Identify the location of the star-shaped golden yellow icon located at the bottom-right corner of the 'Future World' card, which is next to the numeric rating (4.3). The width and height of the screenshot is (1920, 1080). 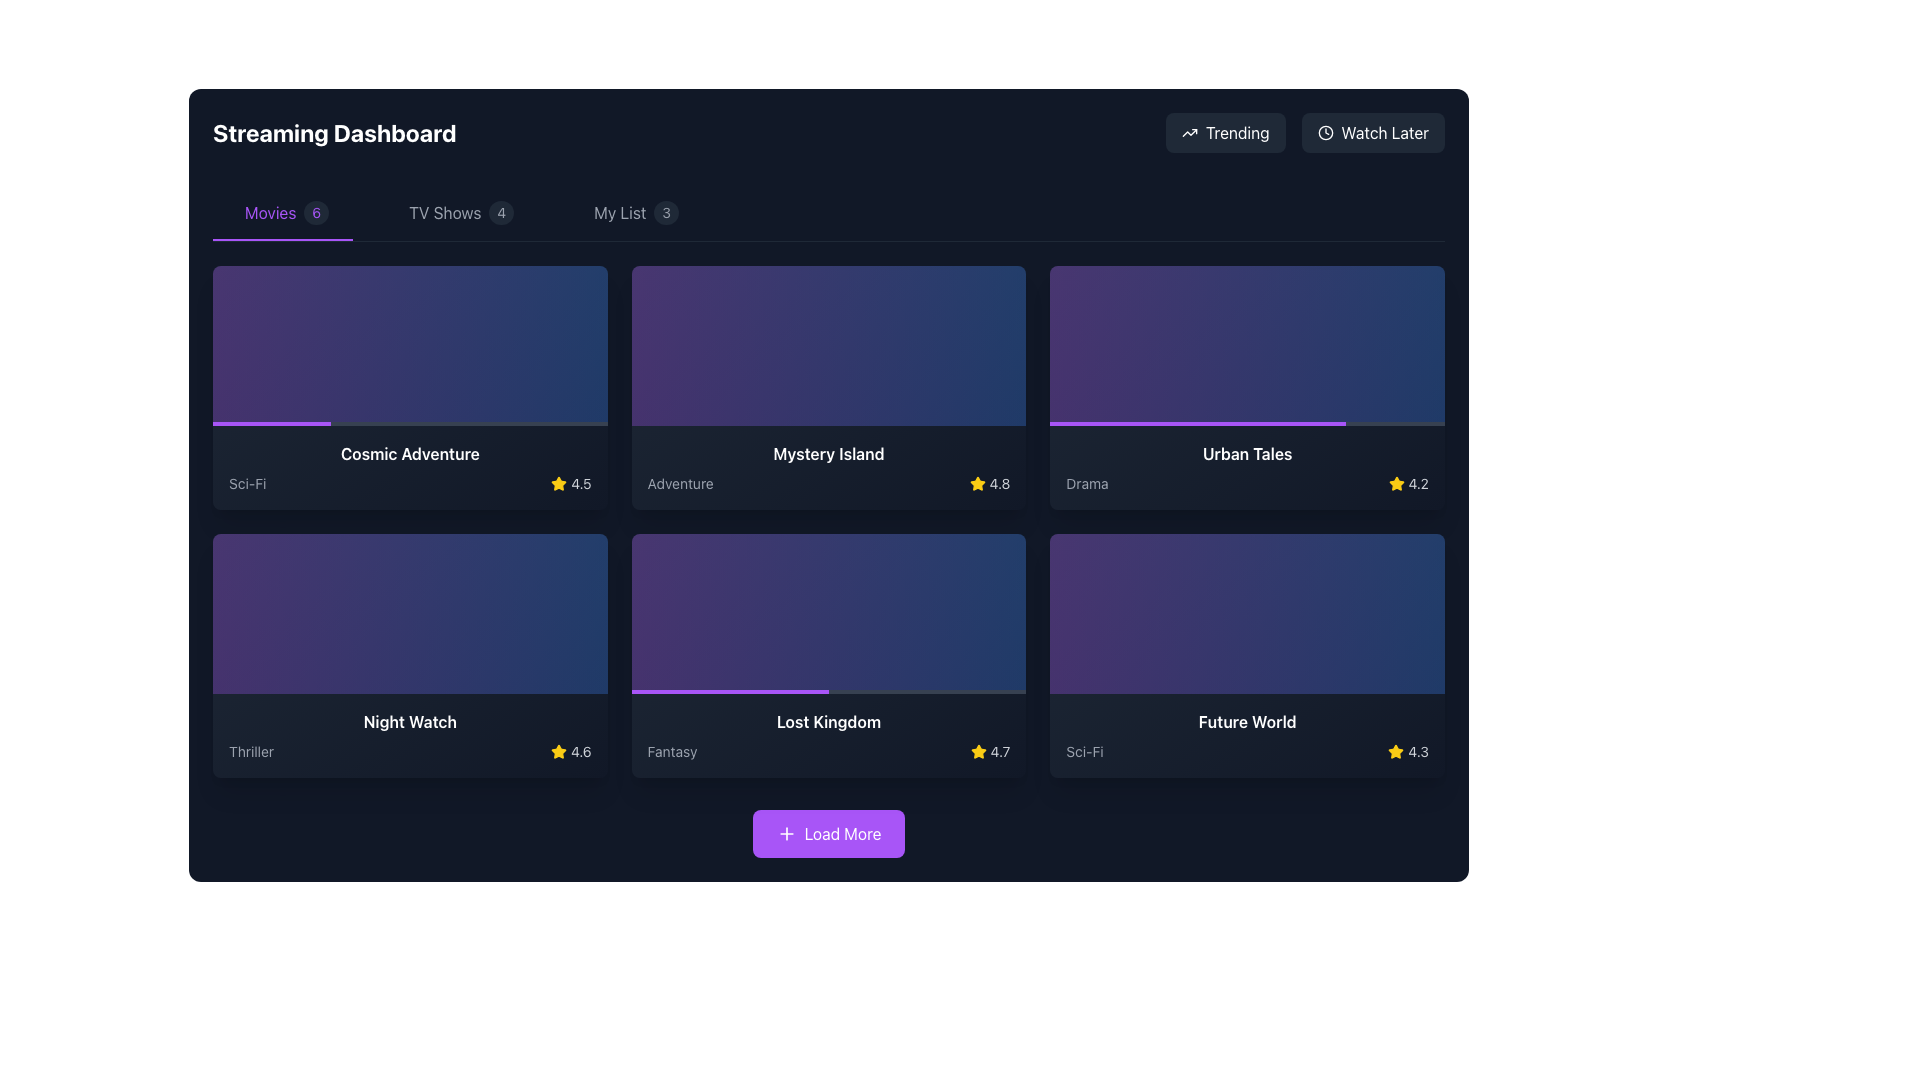
(1395, 752).